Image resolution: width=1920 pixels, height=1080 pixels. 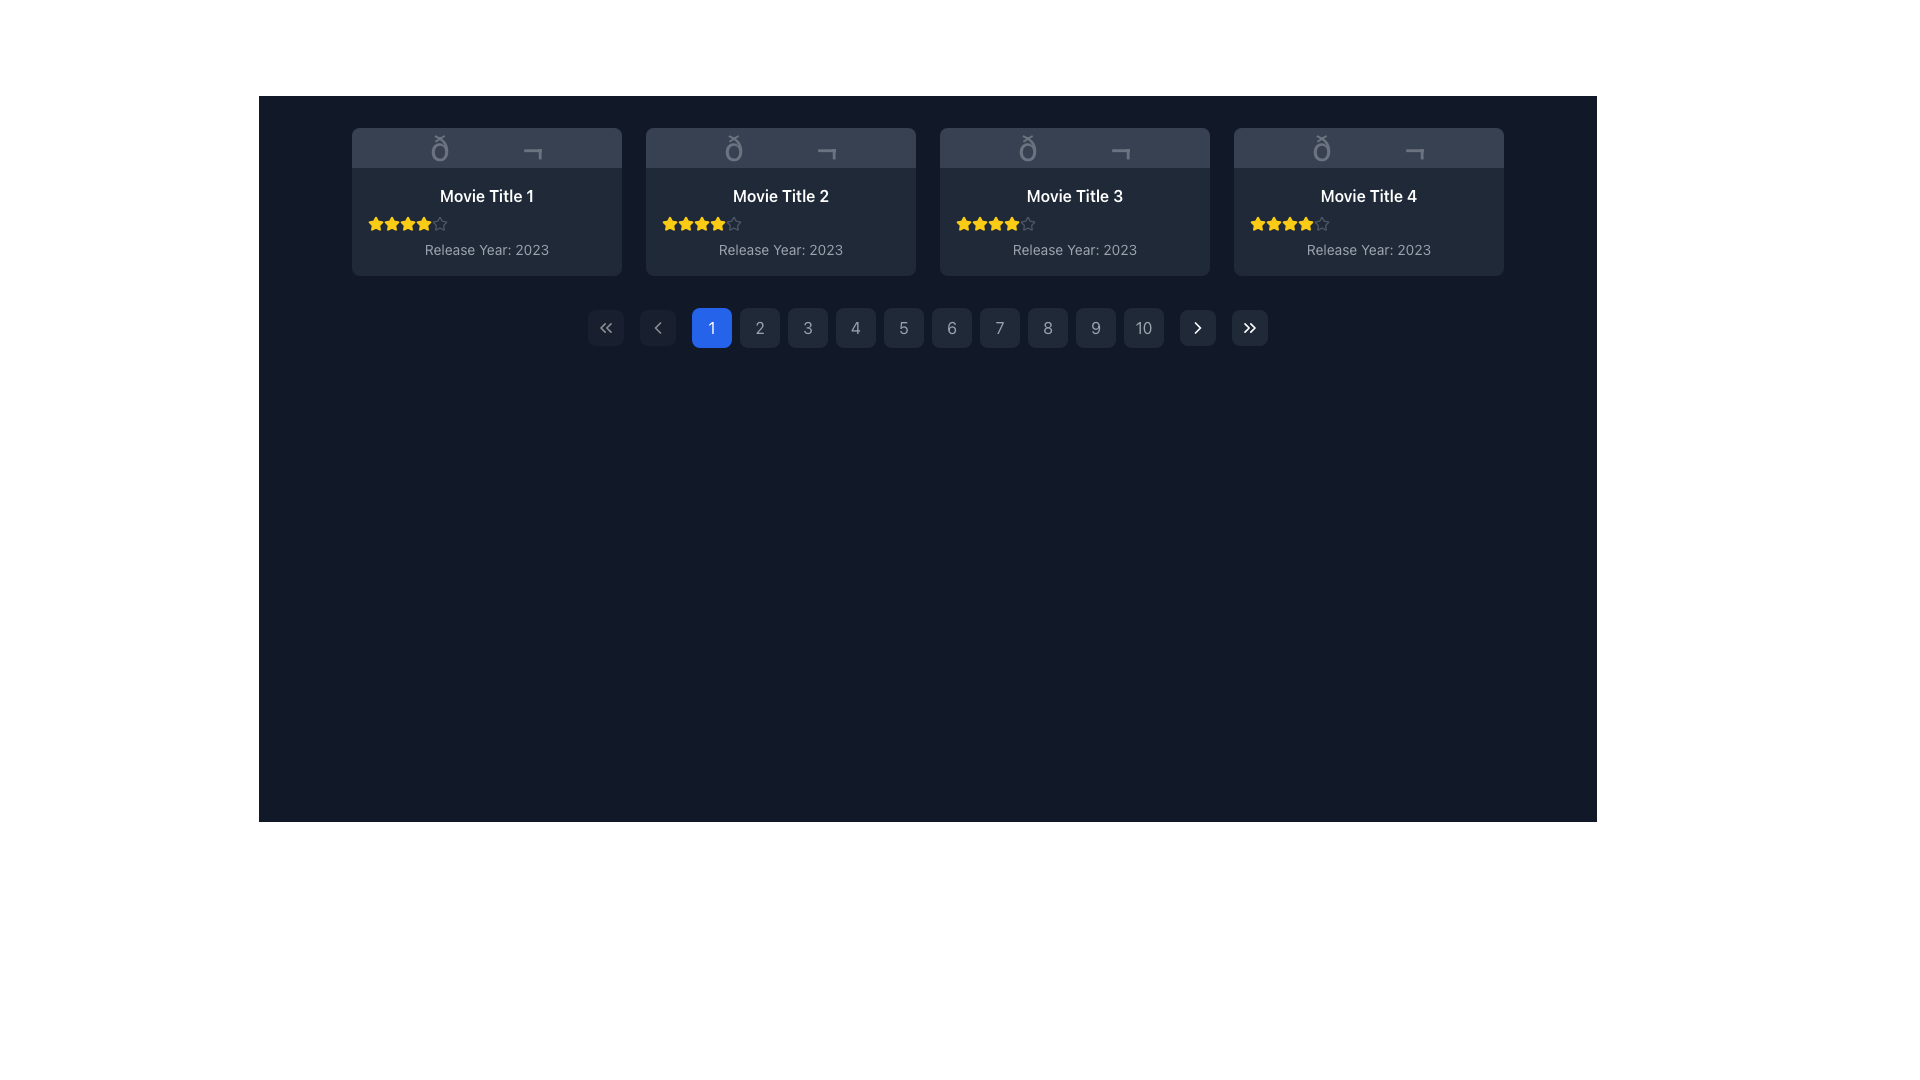 What do you see at coordinates (855, 326) in the screenshot?
I see `the fourth button in a navigation bar, which has a dark gray background and displays the digit '4', to provide visual feedback` at bounding box center [855, 326].